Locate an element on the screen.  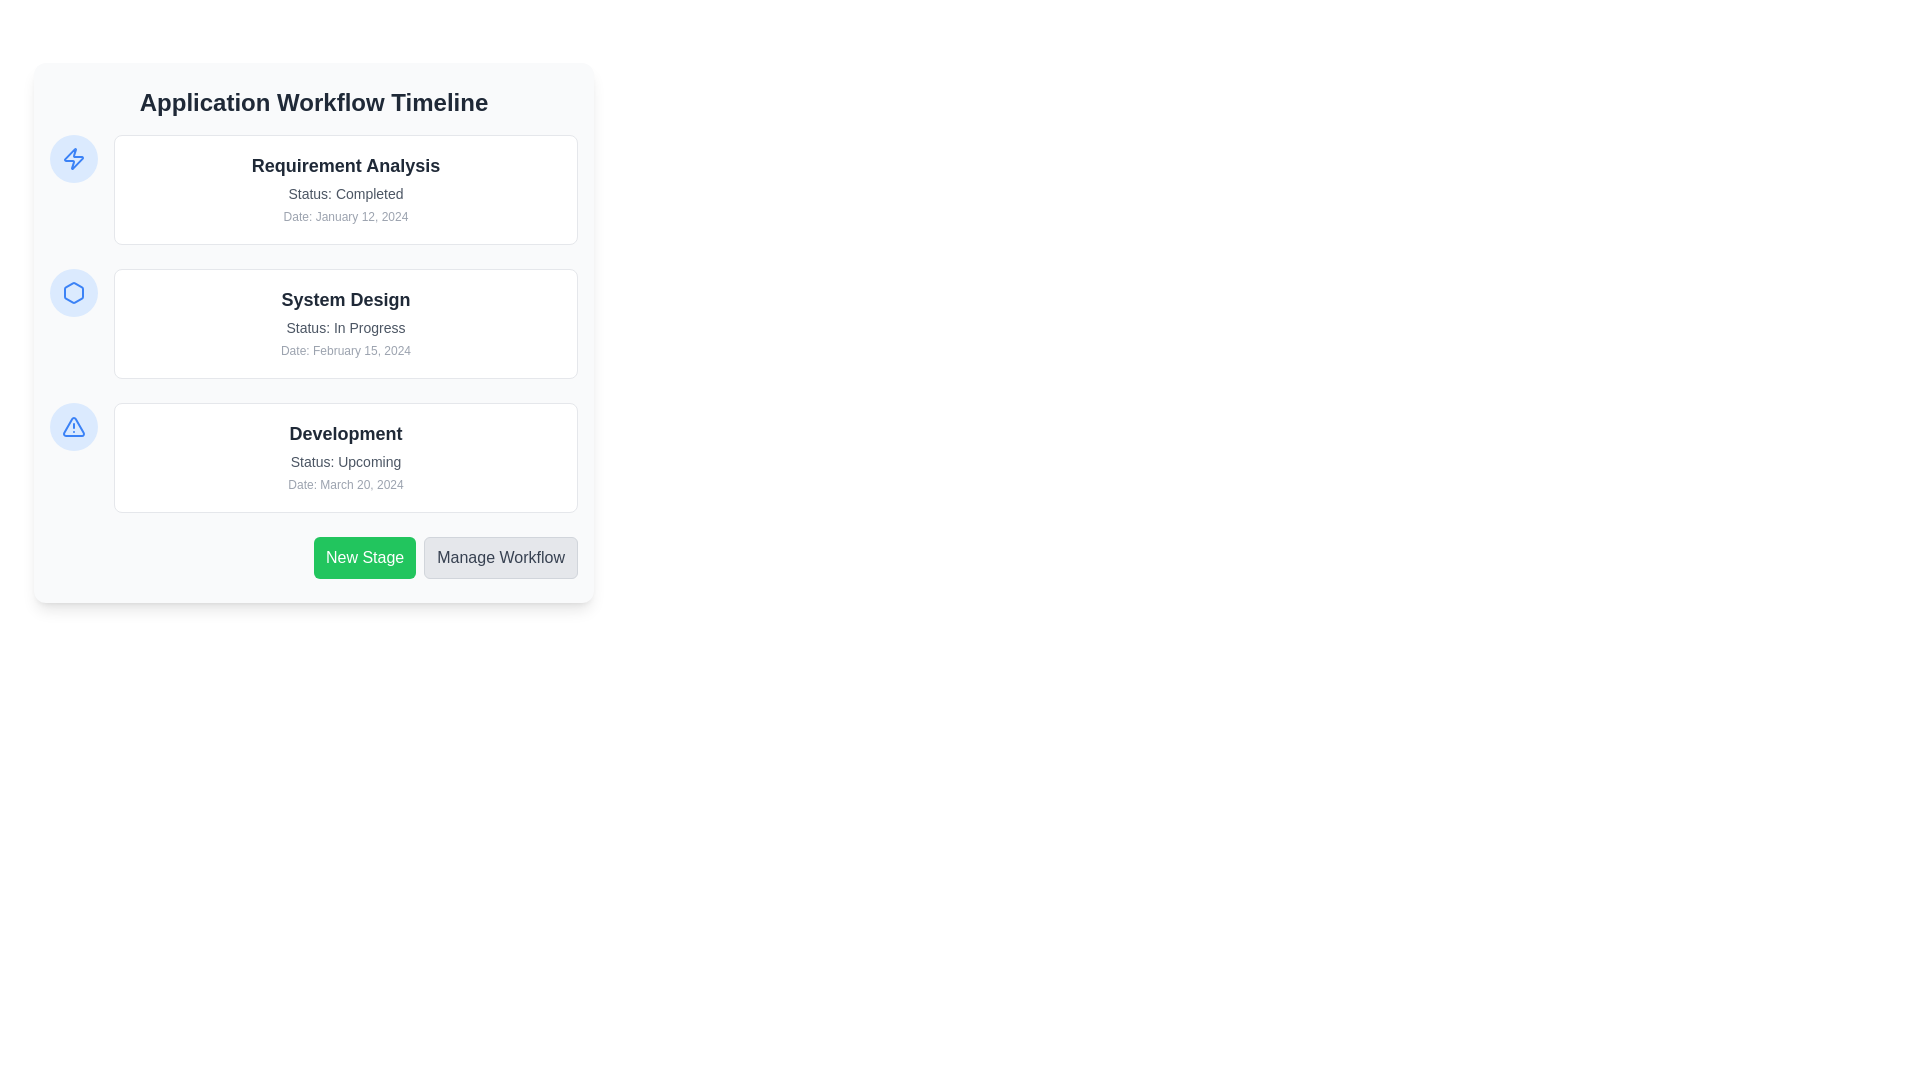
the hexagonal icon with a blue border representing the 'System Design' stage in the Application Workflow Timeline is located at coordinates (73, 293).